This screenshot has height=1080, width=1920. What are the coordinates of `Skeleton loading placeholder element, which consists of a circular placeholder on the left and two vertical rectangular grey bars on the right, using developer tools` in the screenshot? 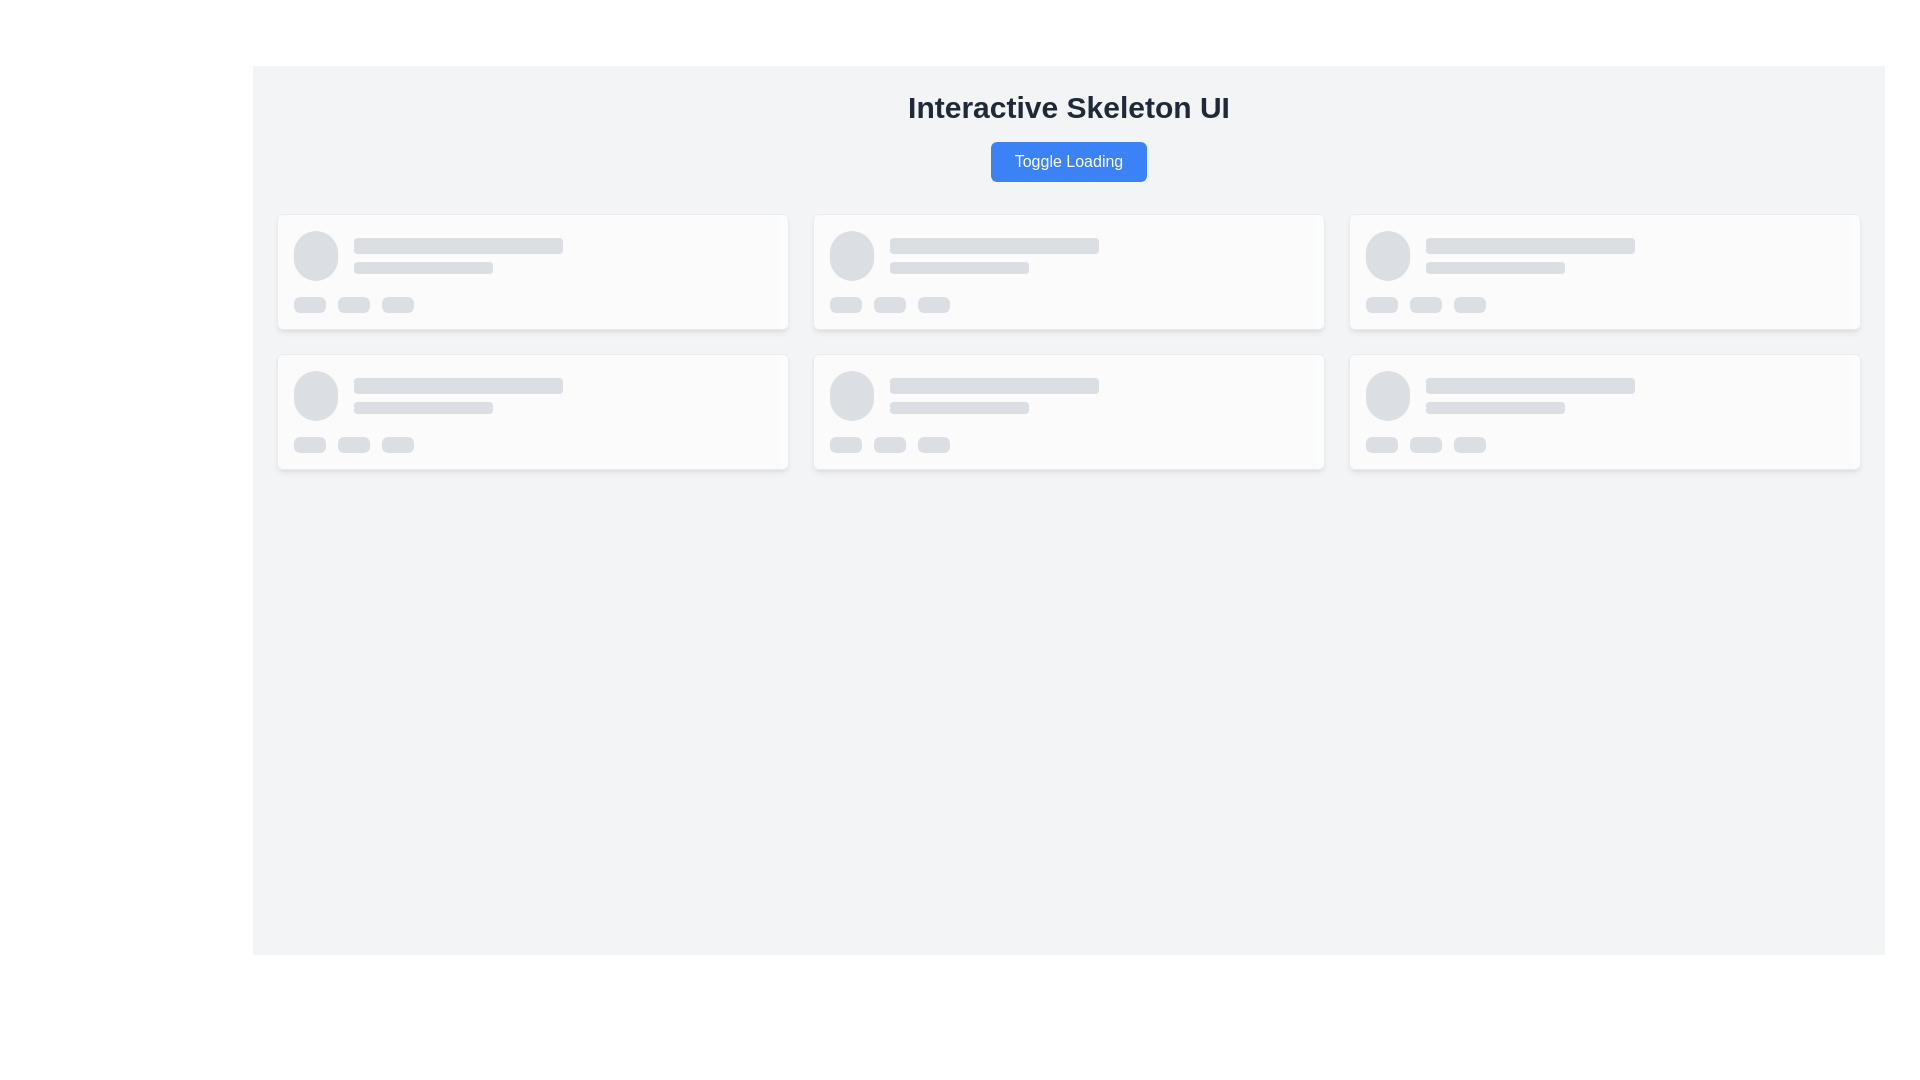 It's located at (1604, 396).